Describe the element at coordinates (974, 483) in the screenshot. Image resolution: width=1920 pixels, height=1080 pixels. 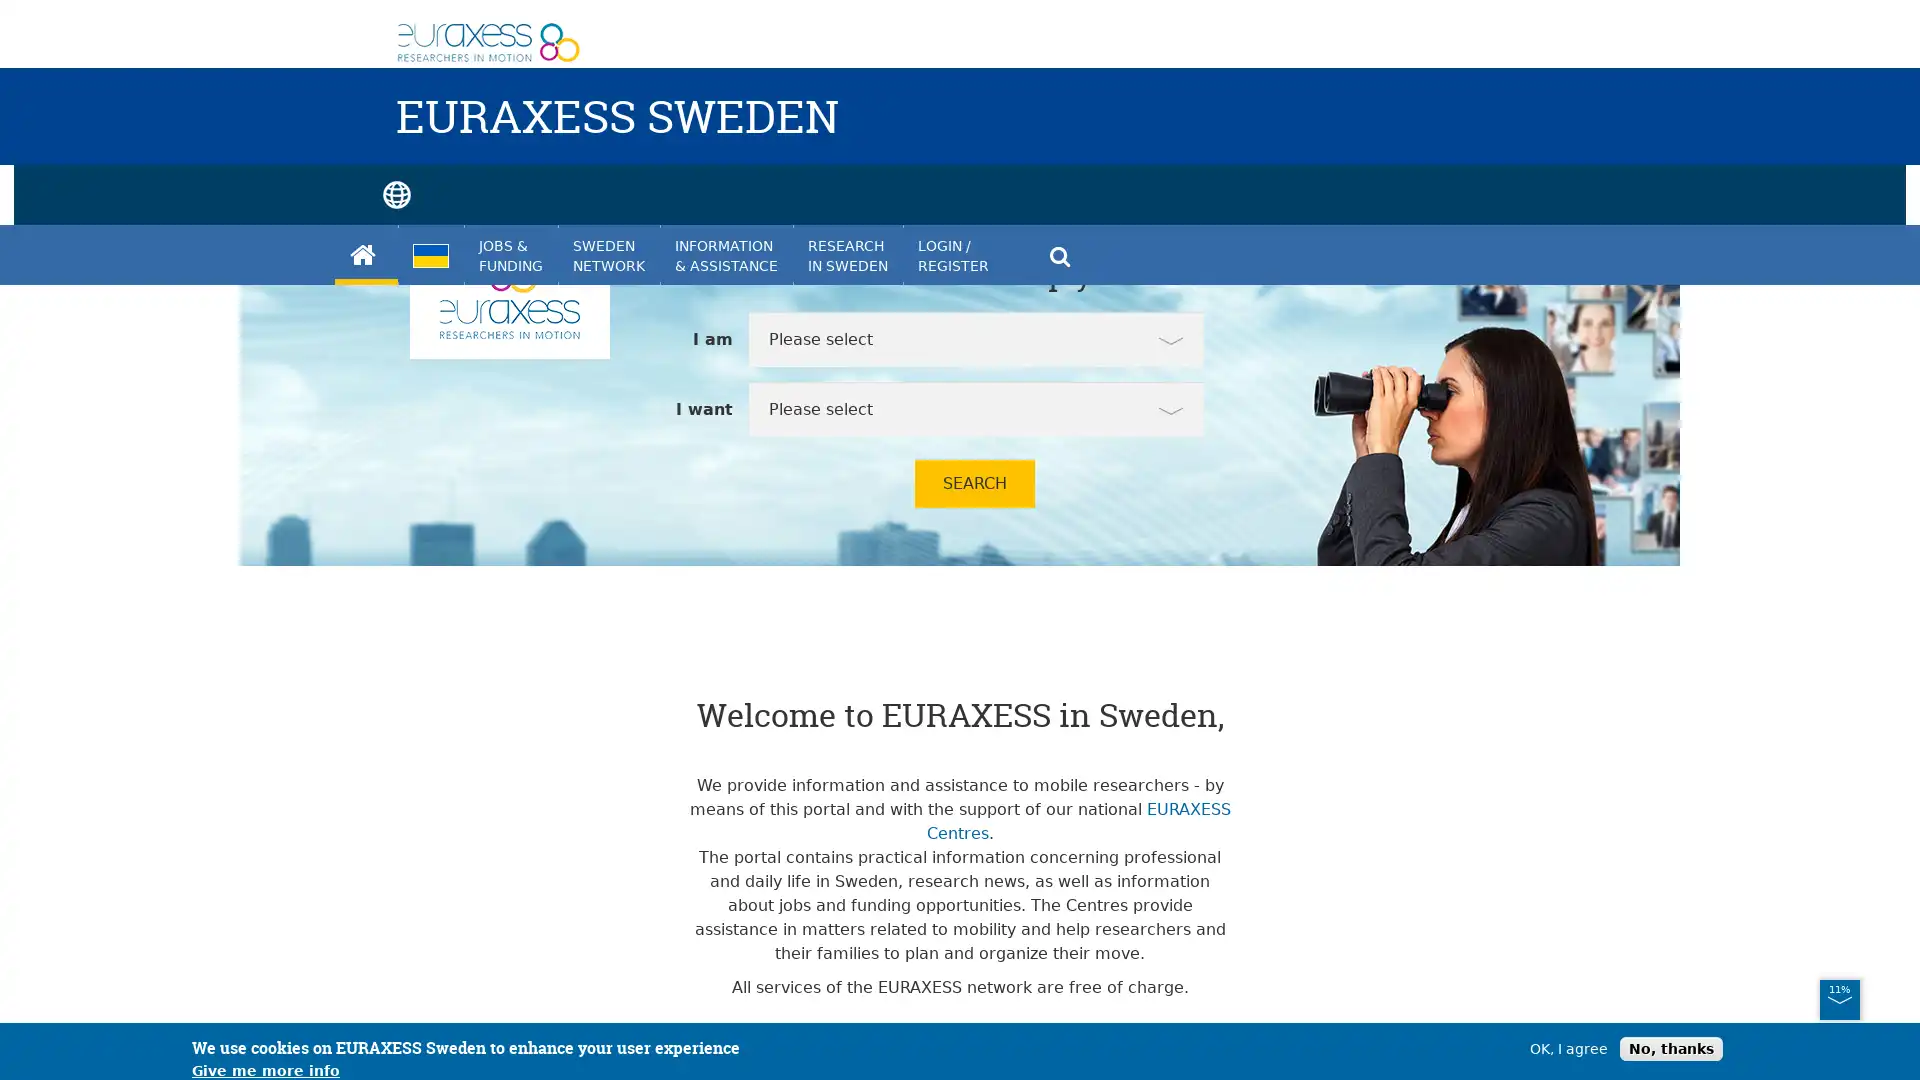
I see `SEARCH` at that location.